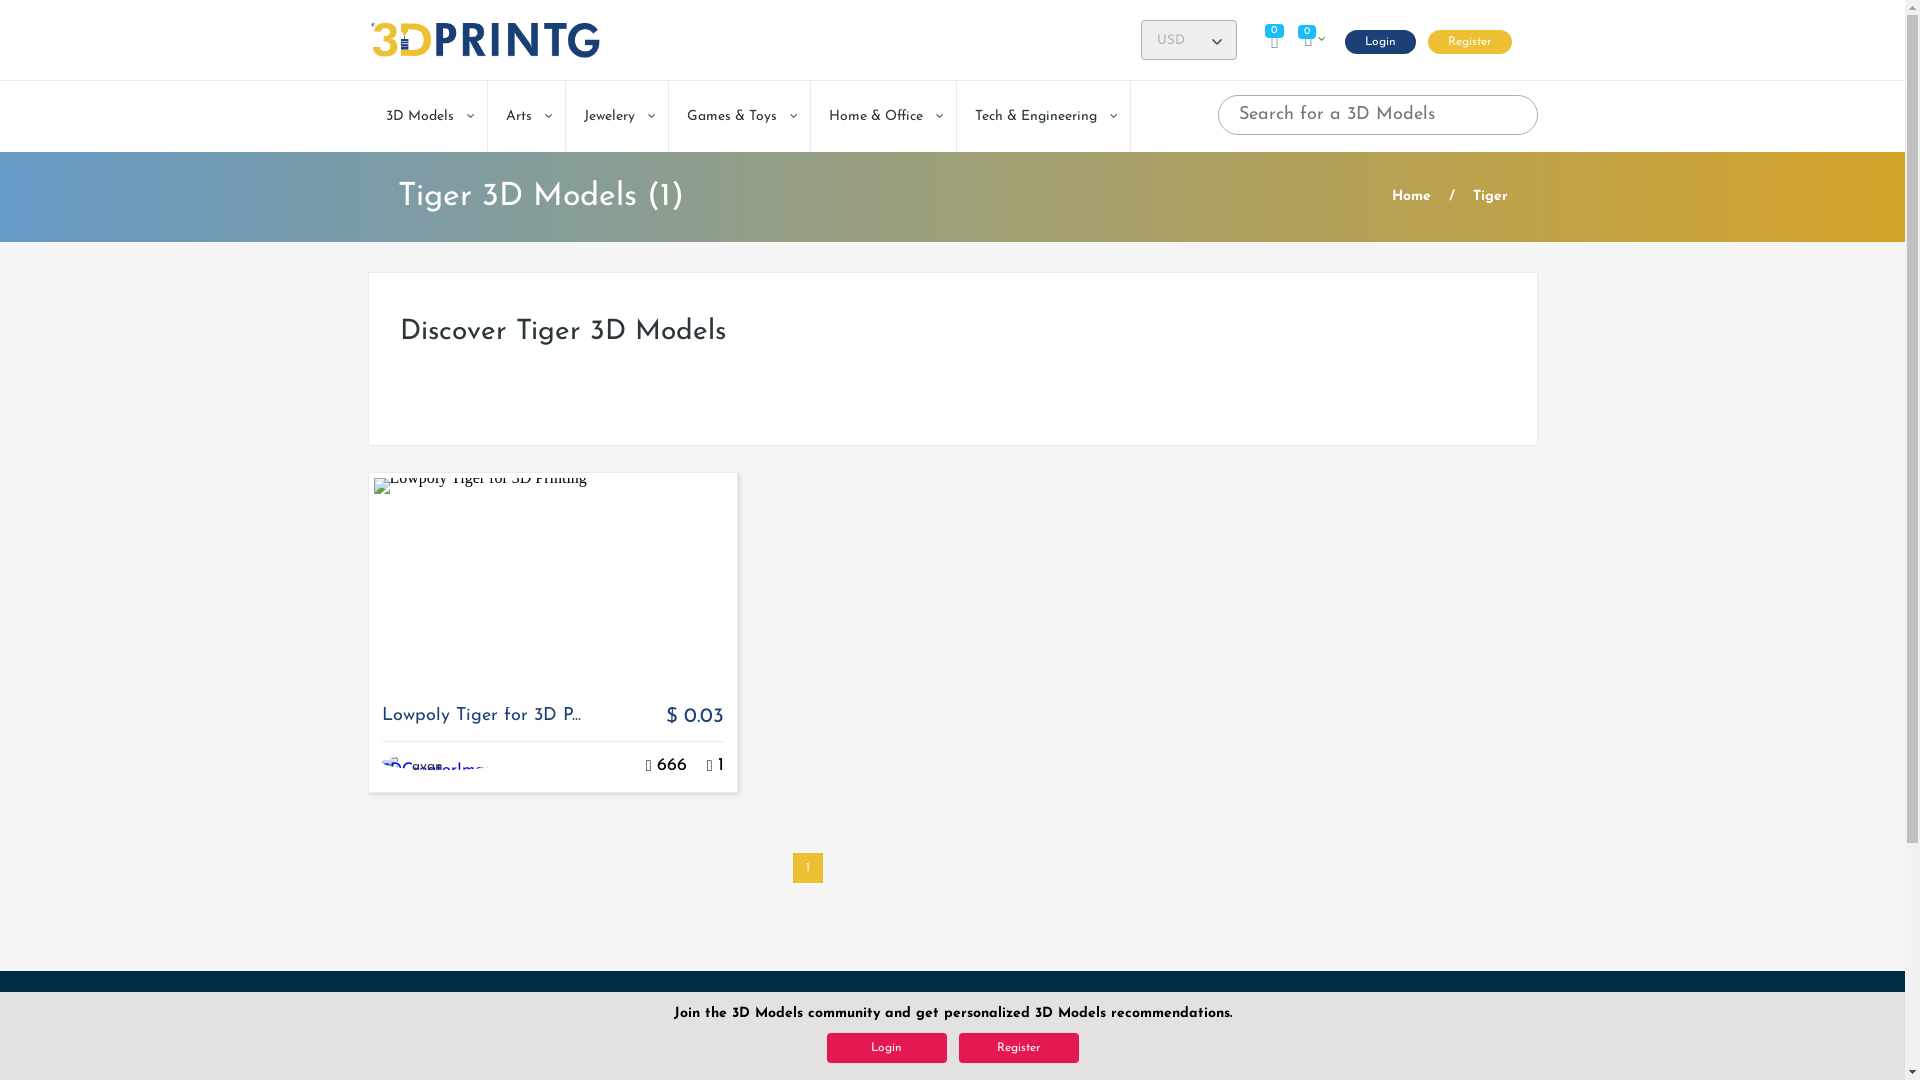  Describe the element at coordinates (426, 765) in the screenshot. I see `'avan'` at that location.